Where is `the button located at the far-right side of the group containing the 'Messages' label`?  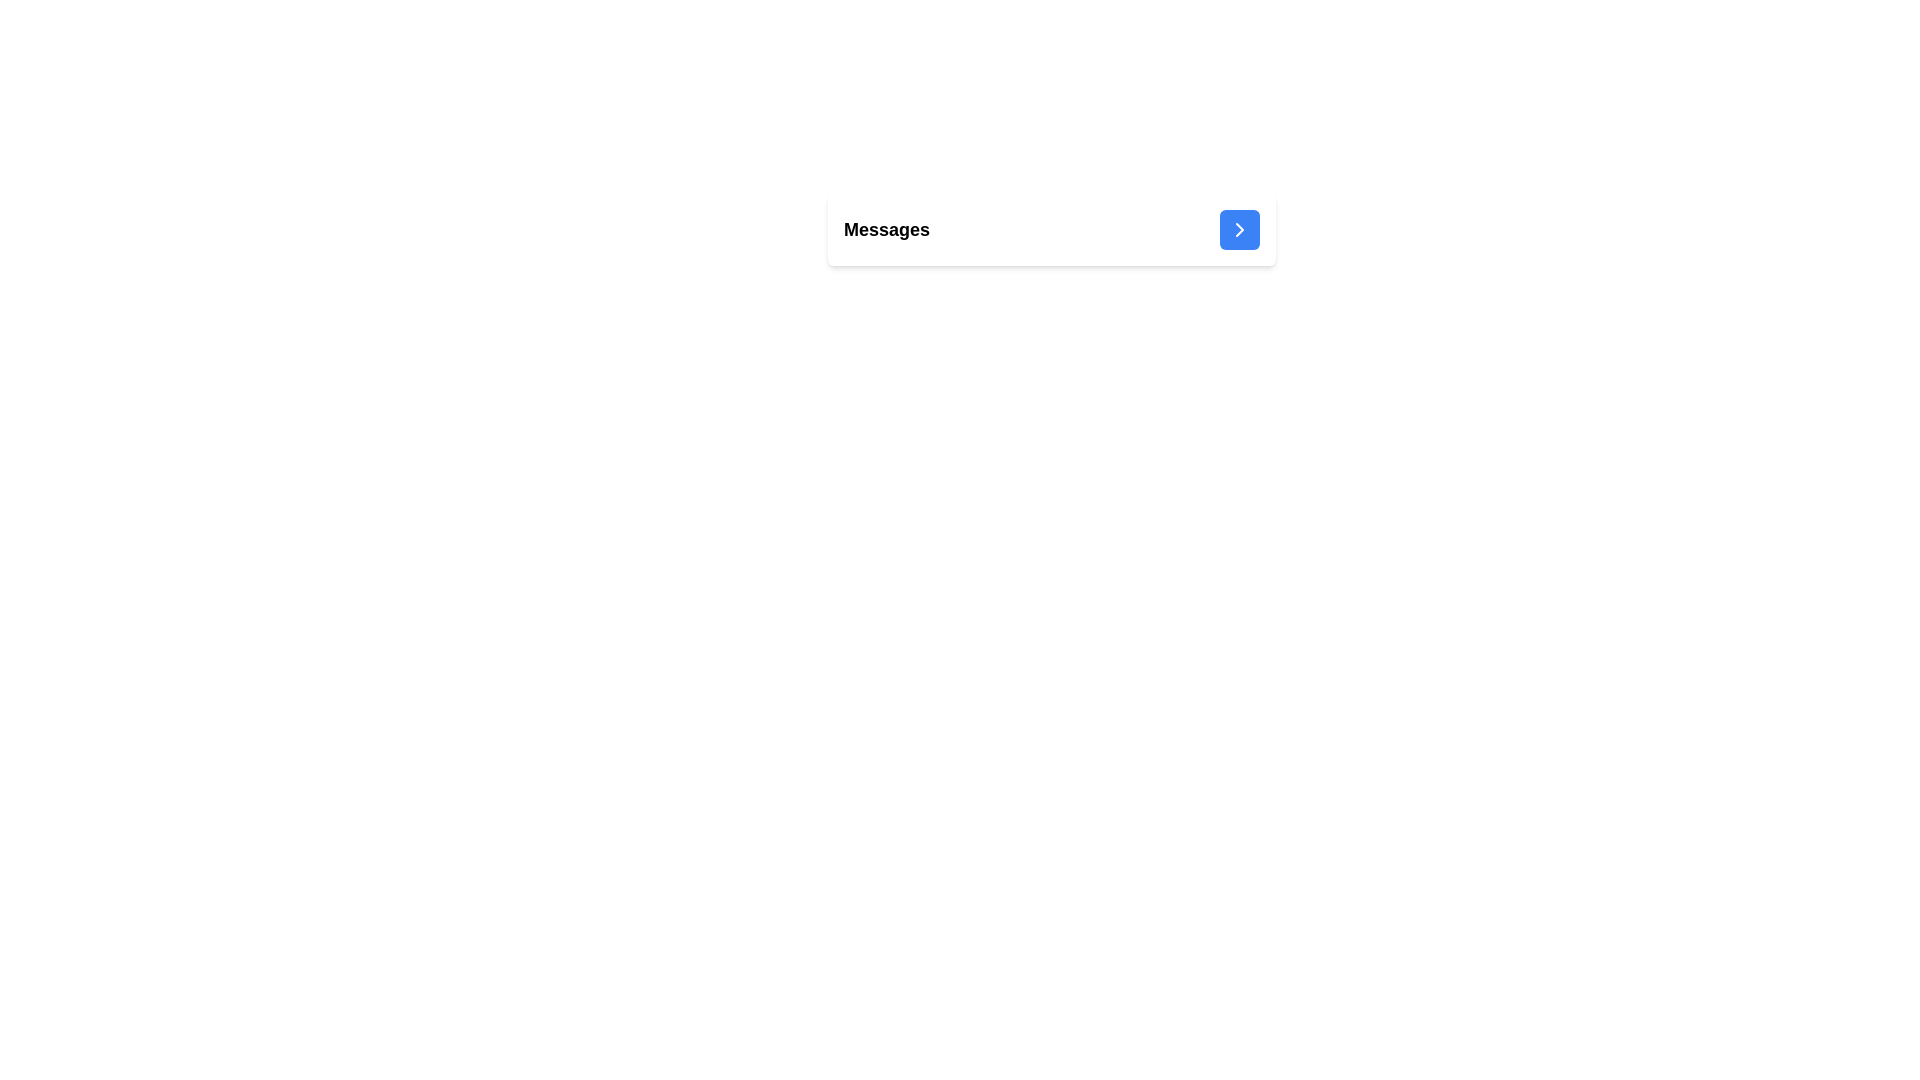
the button located at the far-right side of the group containing the 'Messages' label is located at coordinates (1238, 229).